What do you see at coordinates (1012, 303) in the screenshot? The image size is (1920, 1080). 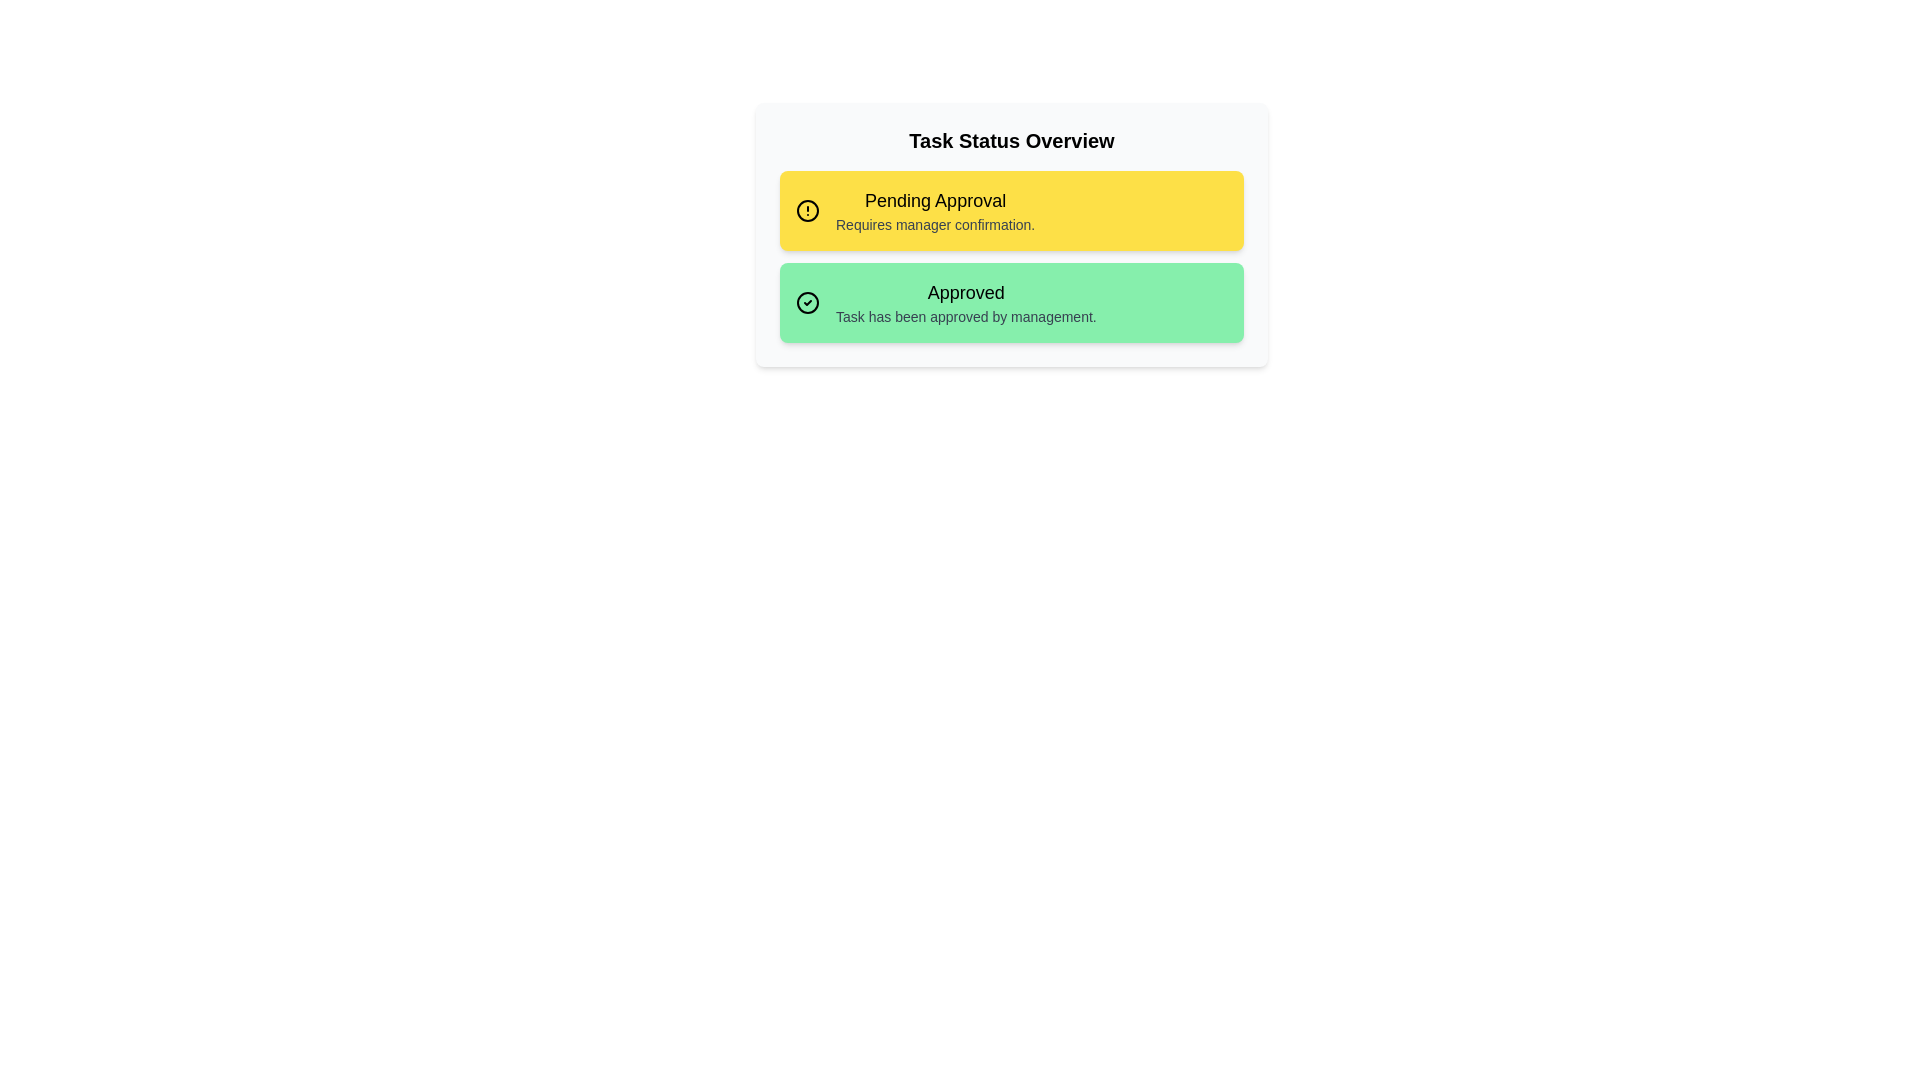 I see `the chip labeled 'Approved' to observe any hover effects` at bounding box center [1012, 303].